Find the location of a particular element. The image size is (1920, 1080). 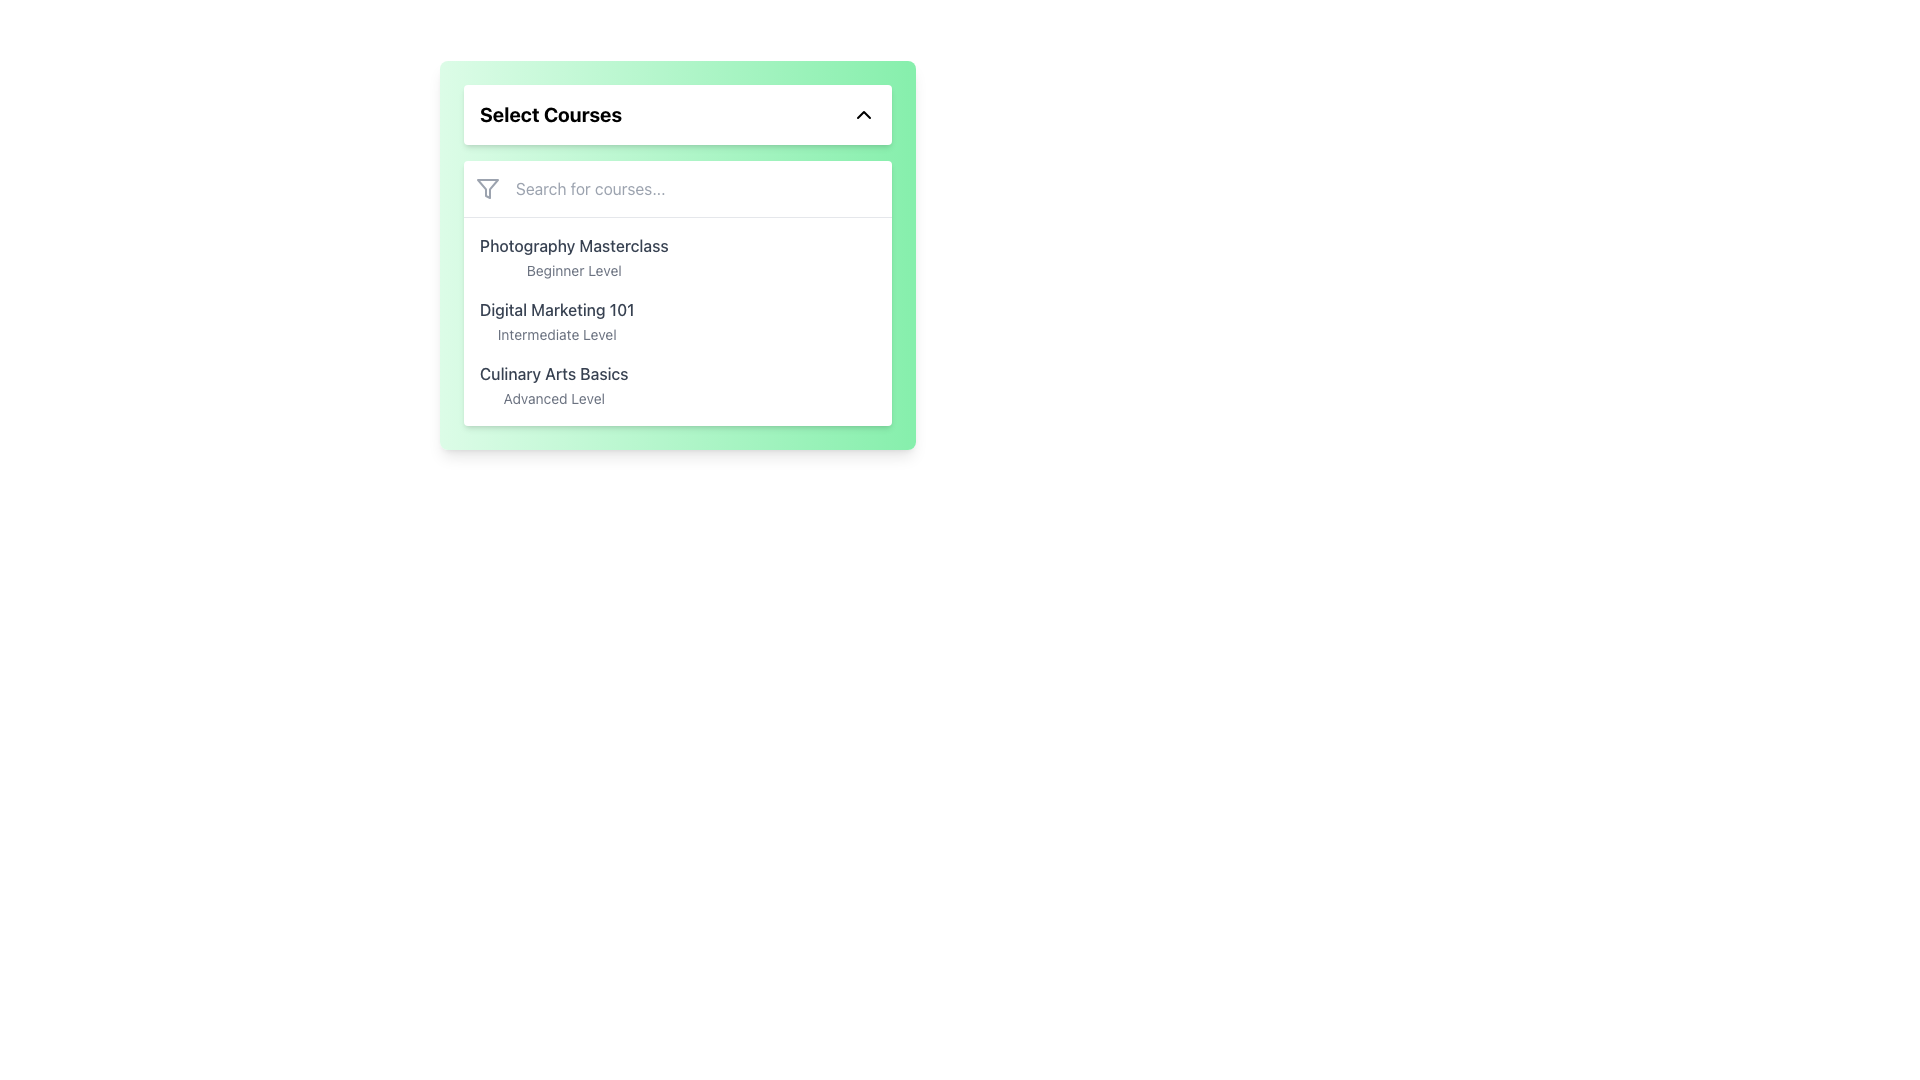

the selectable course option labeled 'Digital Marketing 101' is located at coordinates (677, 320).